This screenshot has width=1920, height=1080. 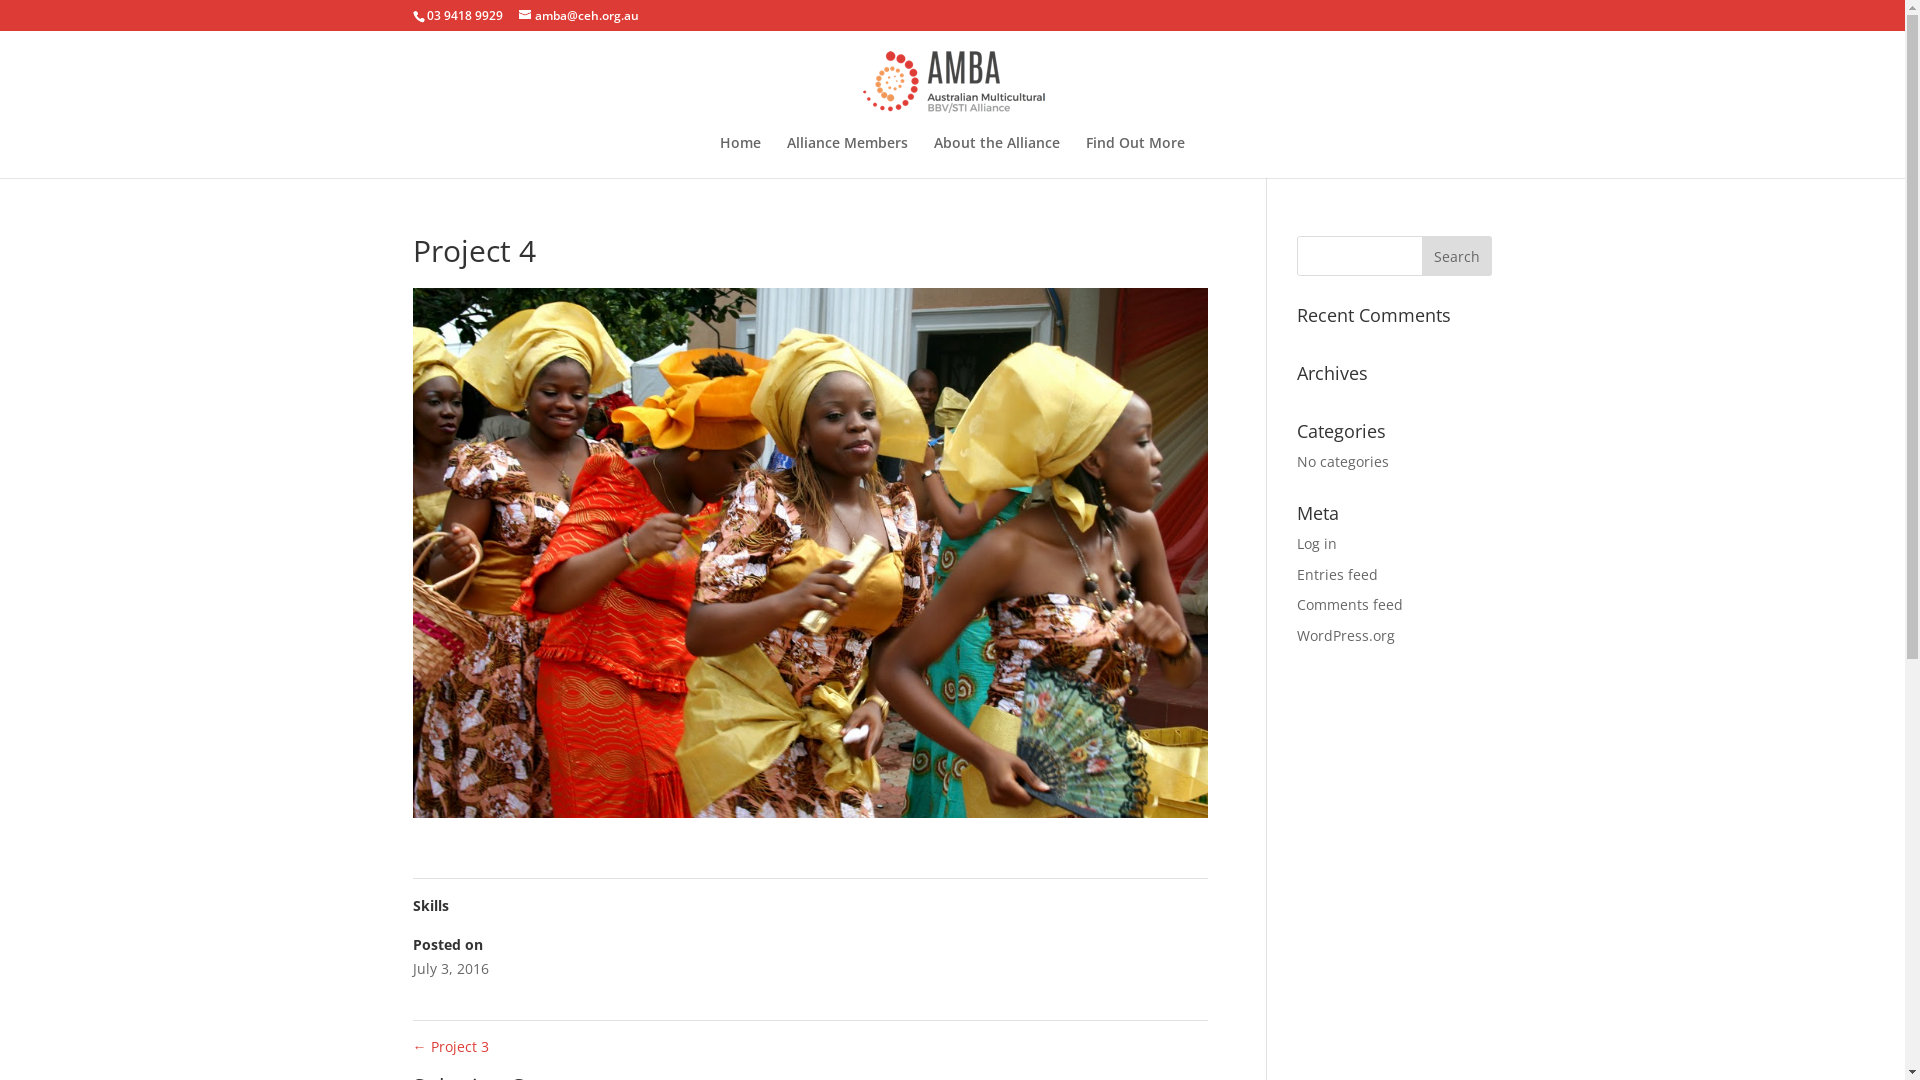 What do you see at coordinates (1345, 635) in the screenshot?
I see `'WordPress.org'` at bounding box center [1345, 635].